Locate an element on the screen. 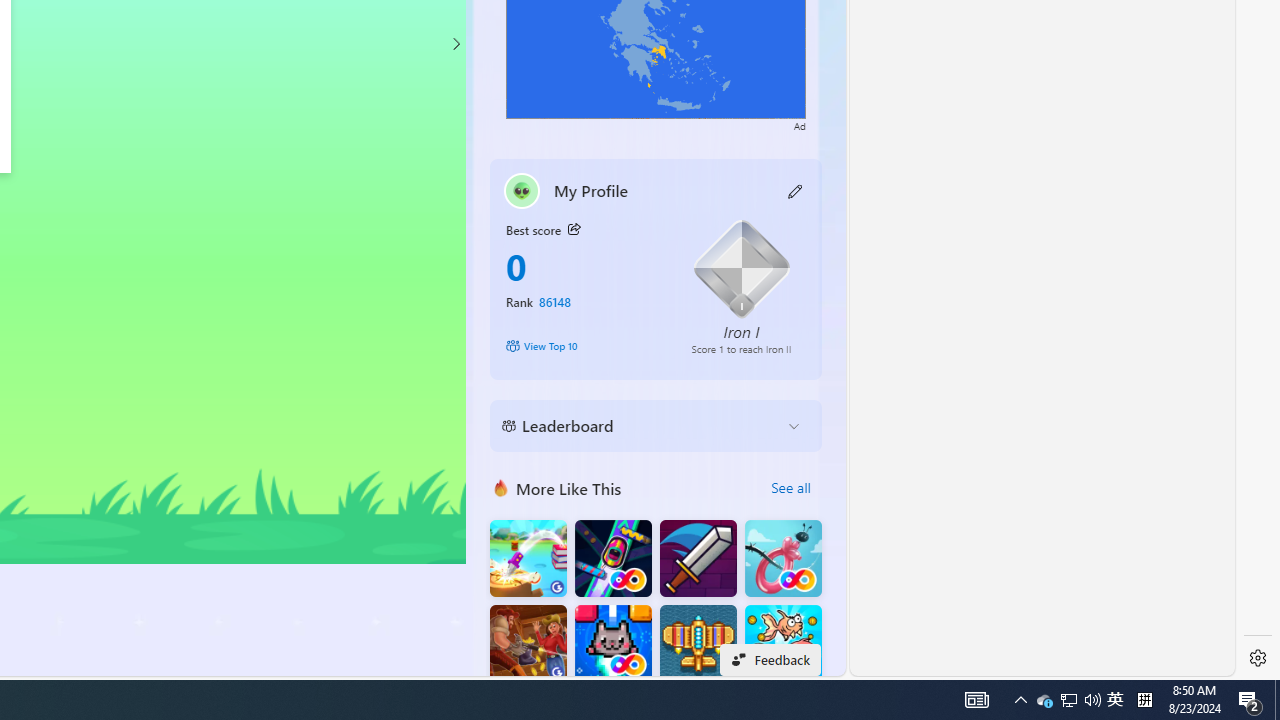  'See all' is located at coordinates (790, 488).